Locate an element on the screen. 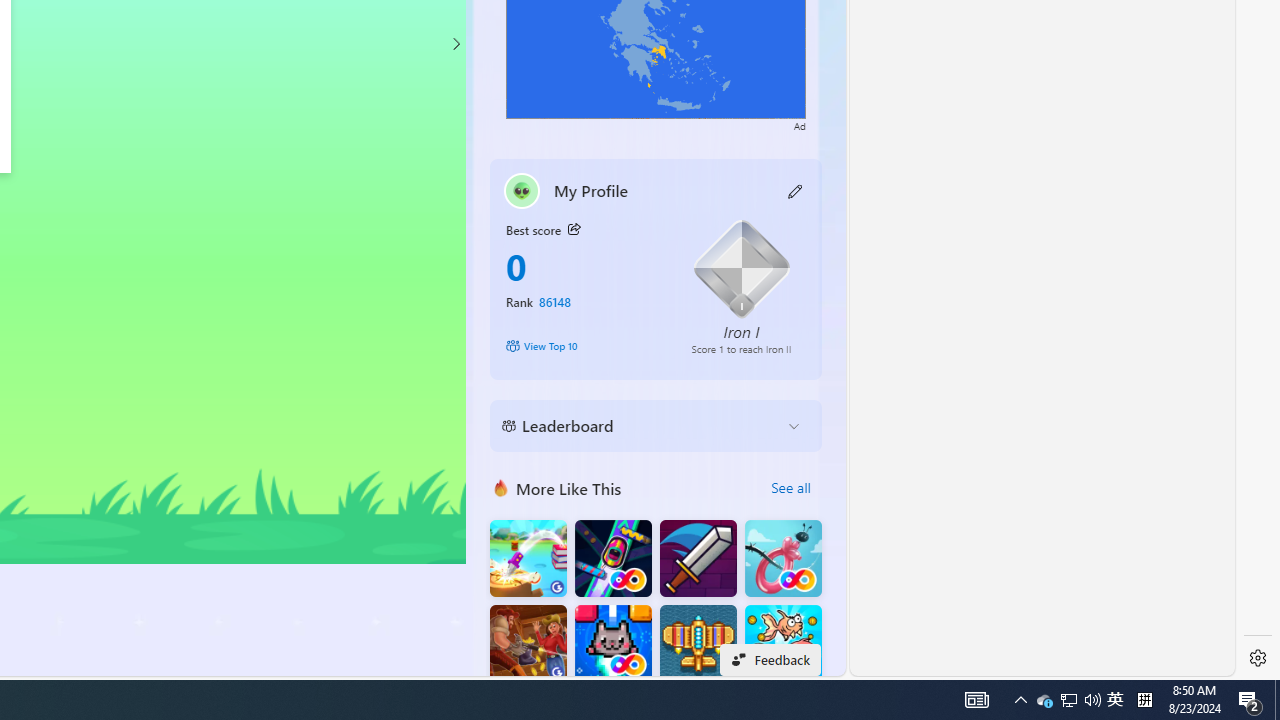  'See all' is located at coordinates (790, 488).